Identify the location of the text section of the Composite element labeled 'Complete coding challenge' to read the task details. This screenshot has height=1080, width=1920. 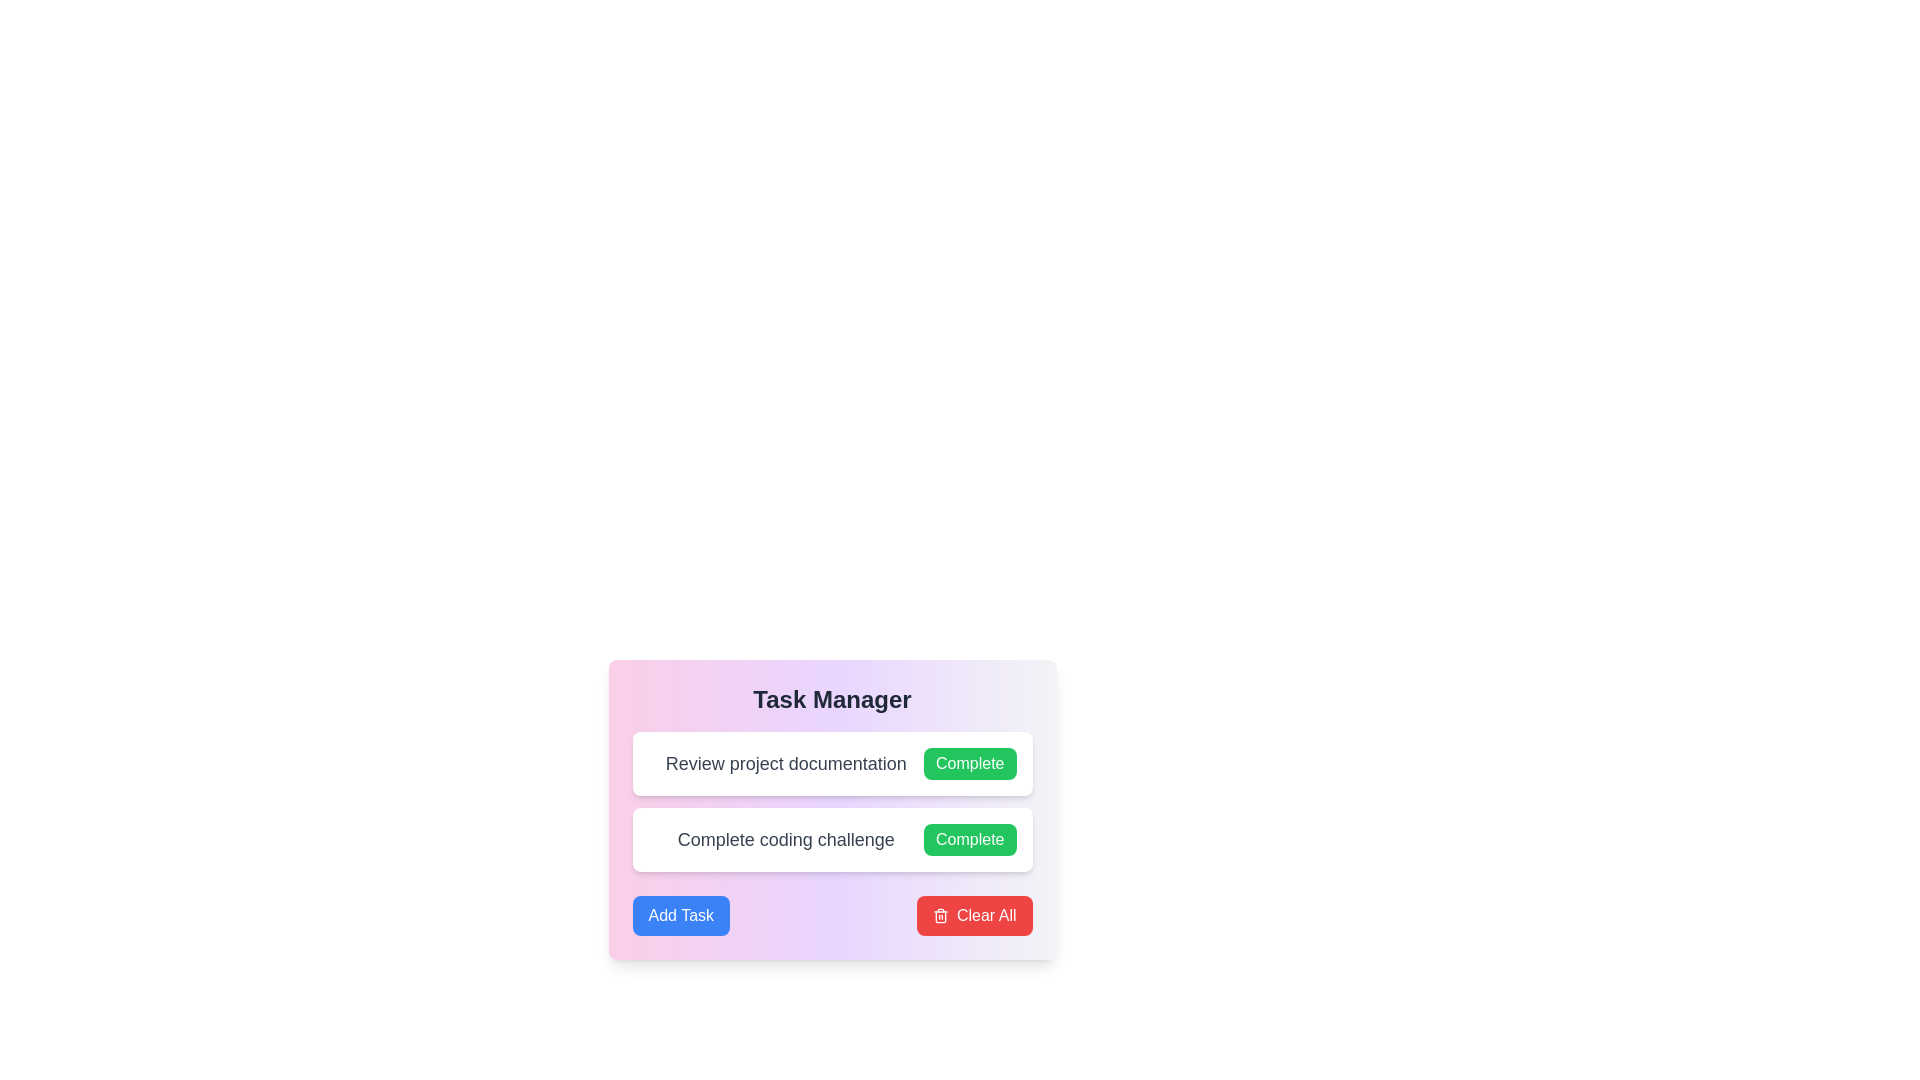
(832, 840).